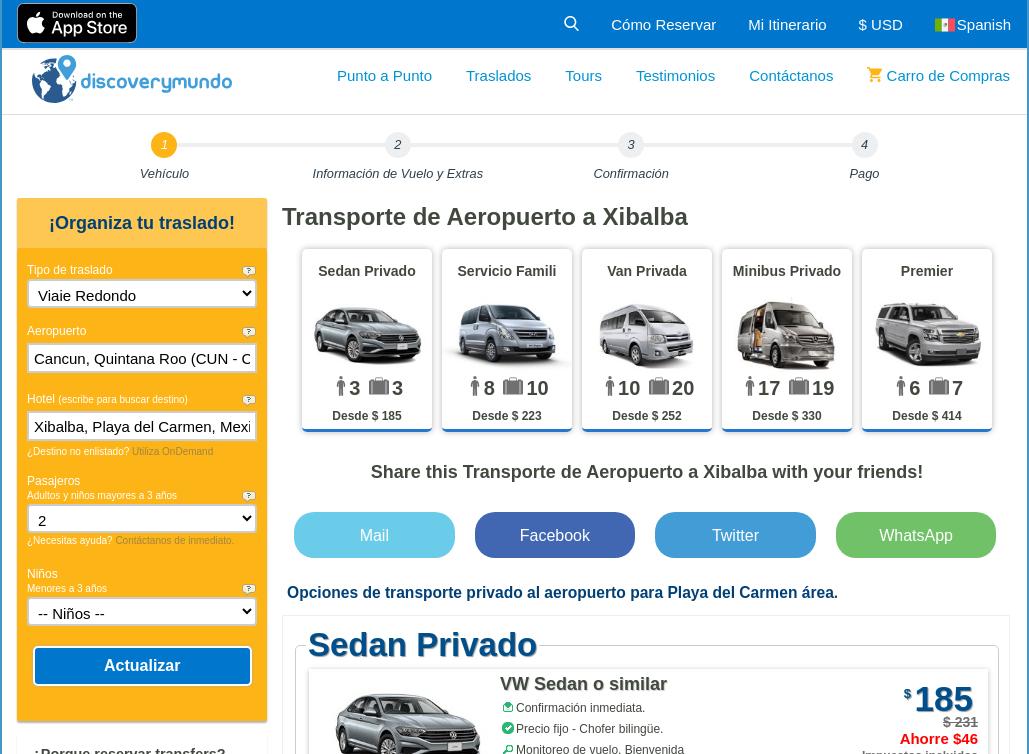  What do you see at coordinates (415, 471) in the screenshot?
I see `'Share this'` at bounding box center [415, 471].